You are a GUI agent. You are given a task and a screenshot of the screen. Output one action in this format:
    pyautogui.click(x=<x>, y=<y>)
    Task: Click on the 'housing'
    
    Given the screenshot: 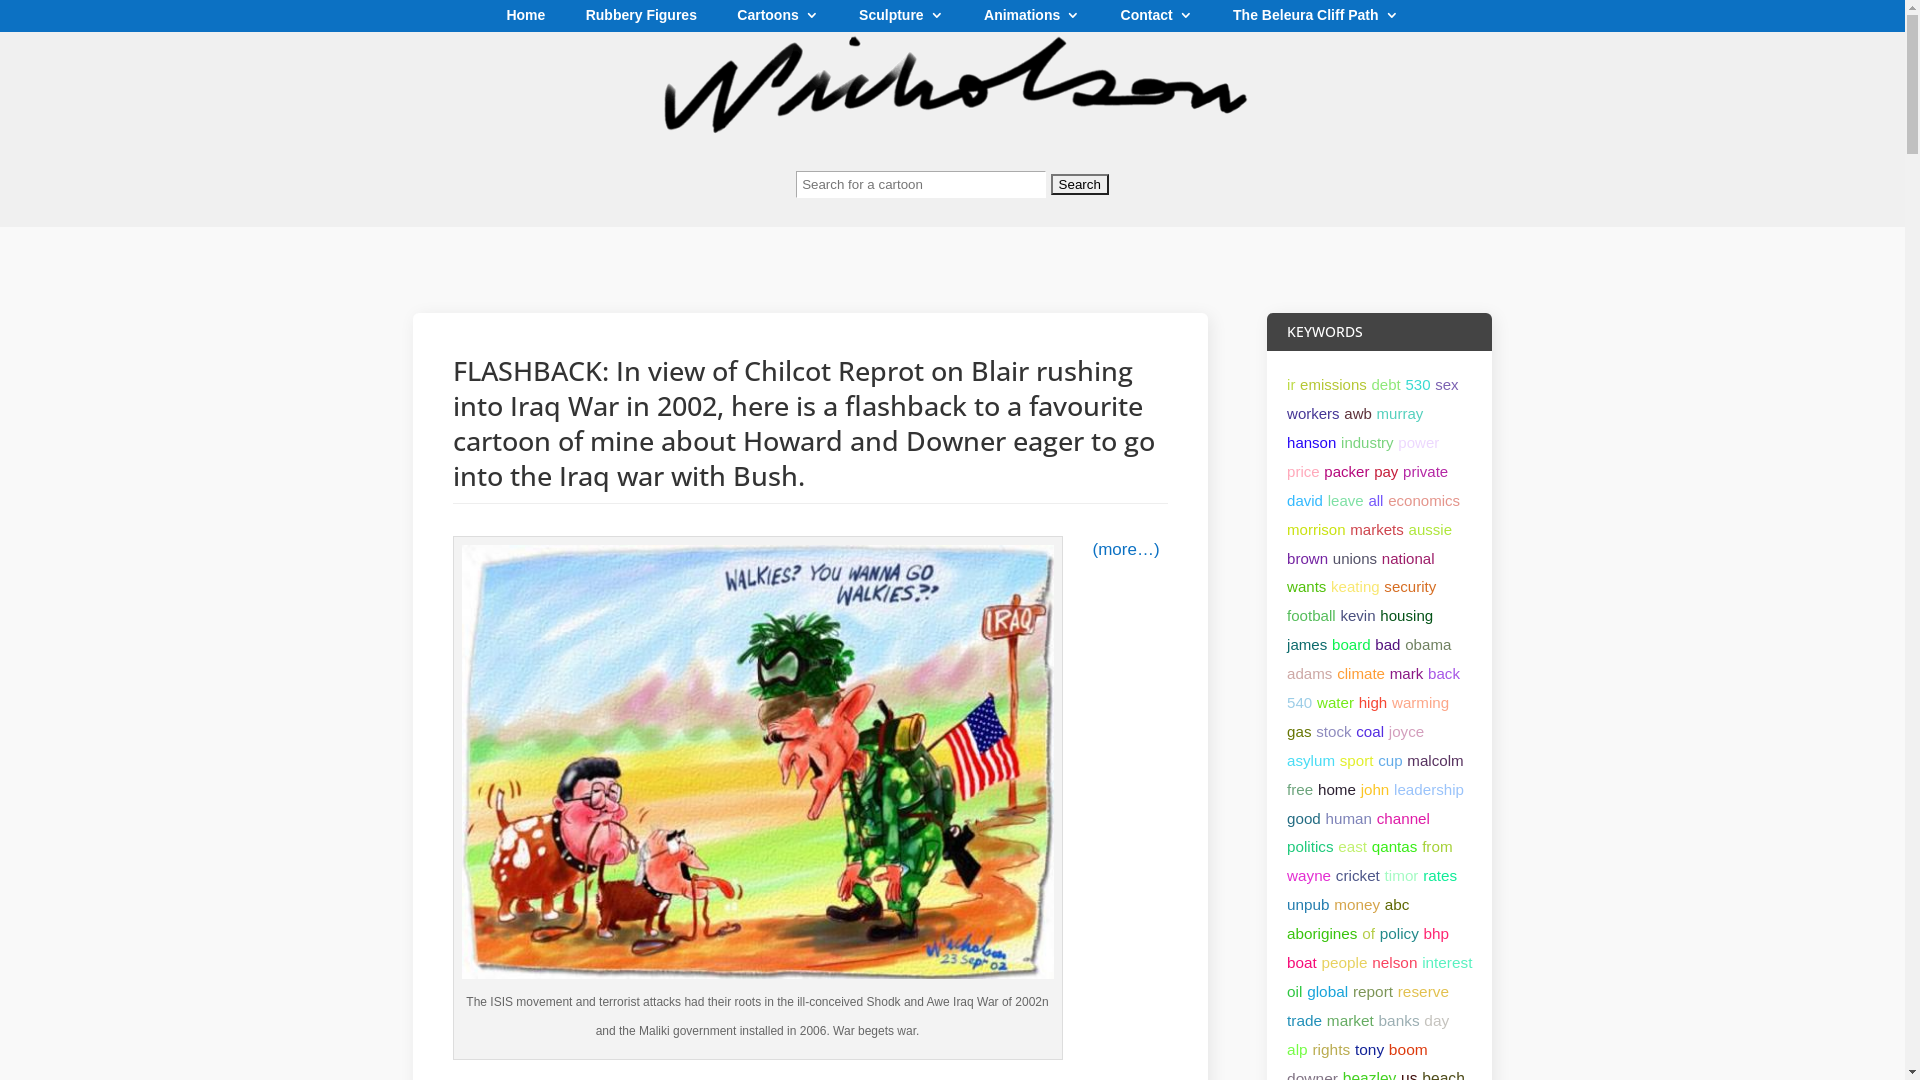 What is the action you would take?
    pyautogui.click(x=1405, y=614)
    